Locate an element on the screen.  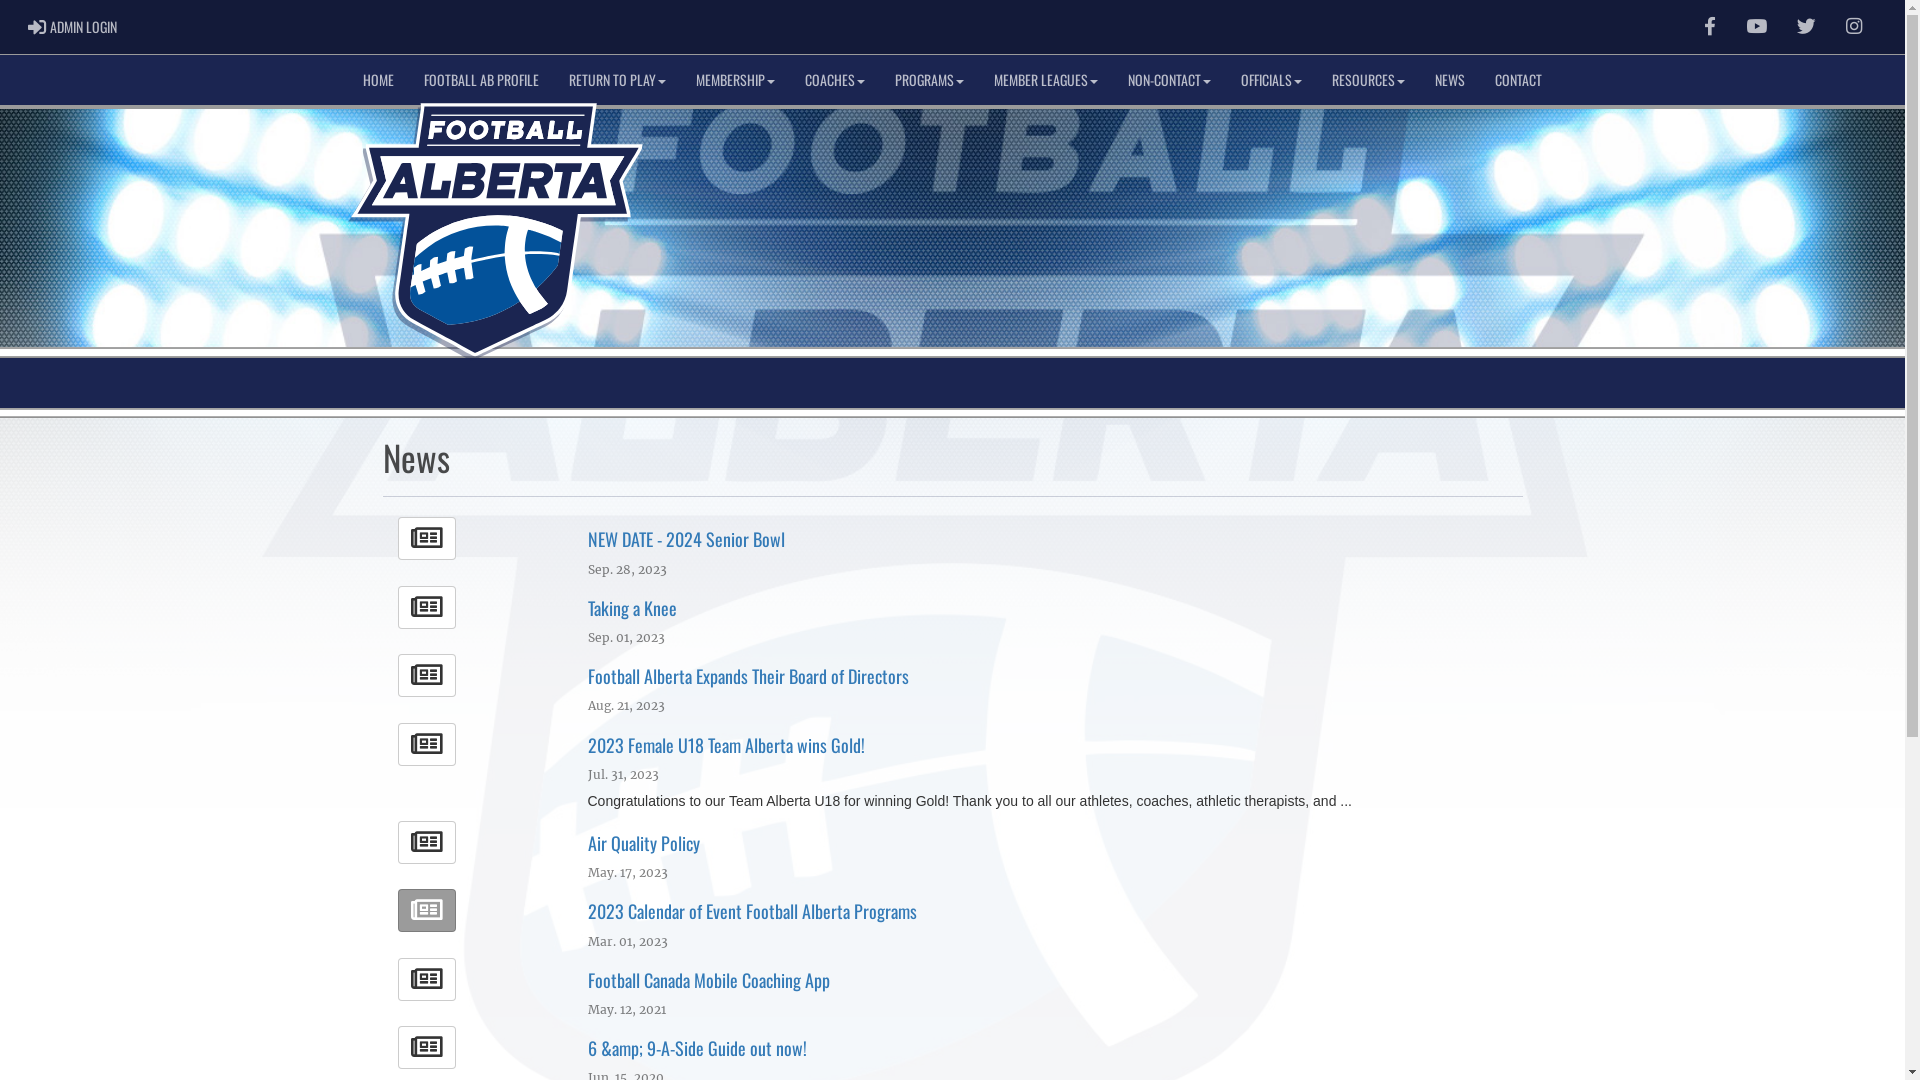
'NON-CONTACT' is located at coordinates (1169, 79).